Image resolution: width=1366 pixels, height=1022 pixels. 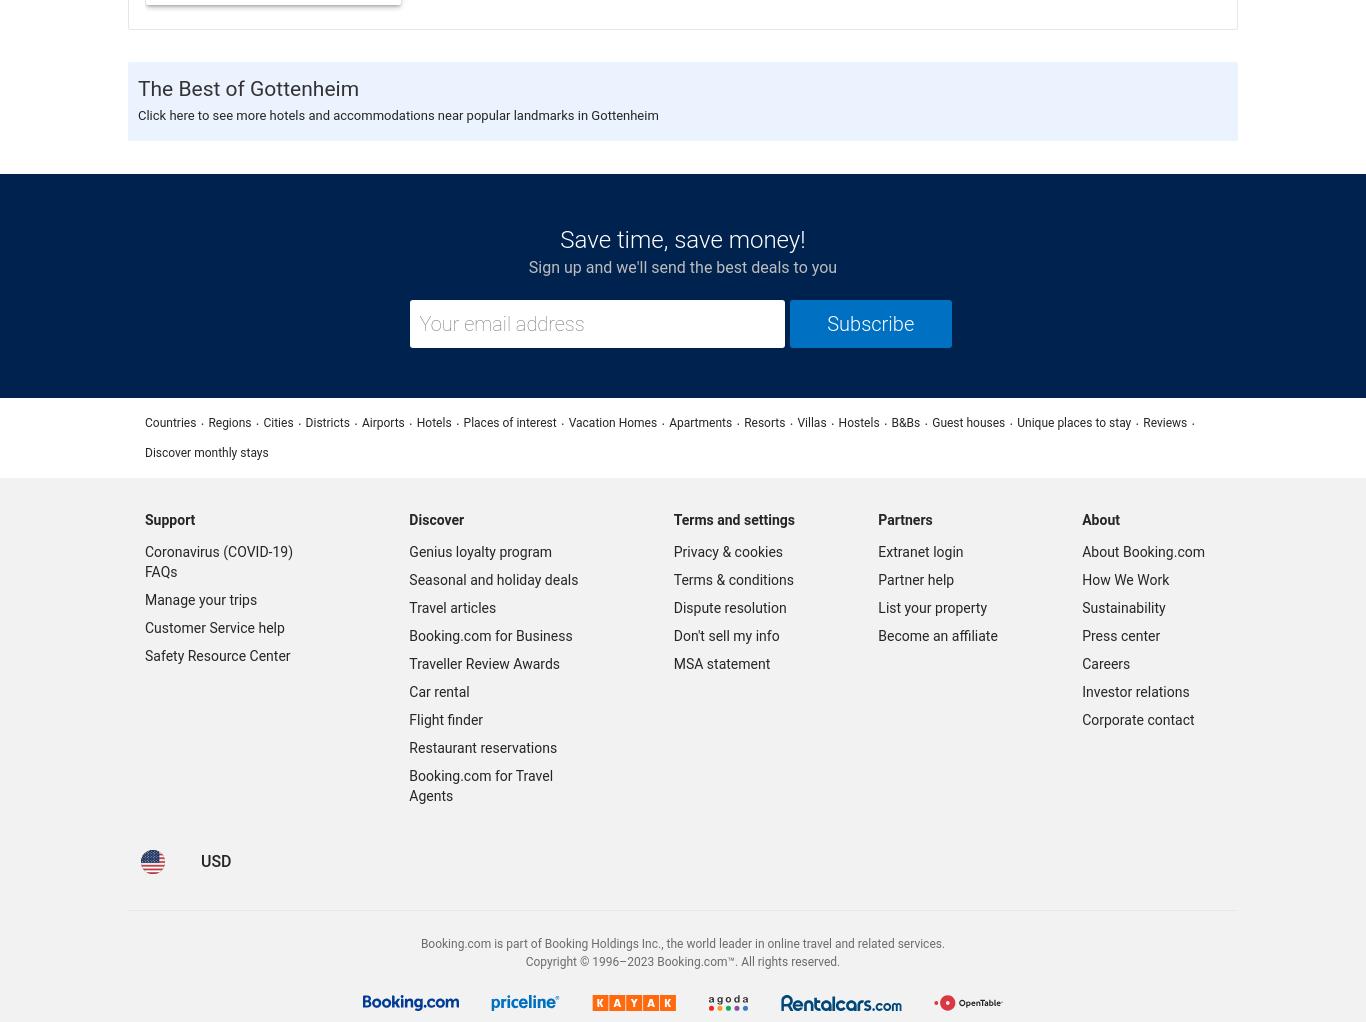 What do you see at coordinates (493, 579) in the screenshot?
I see `'Seasonal and holiday deals'` at bounding box center [493, 579].